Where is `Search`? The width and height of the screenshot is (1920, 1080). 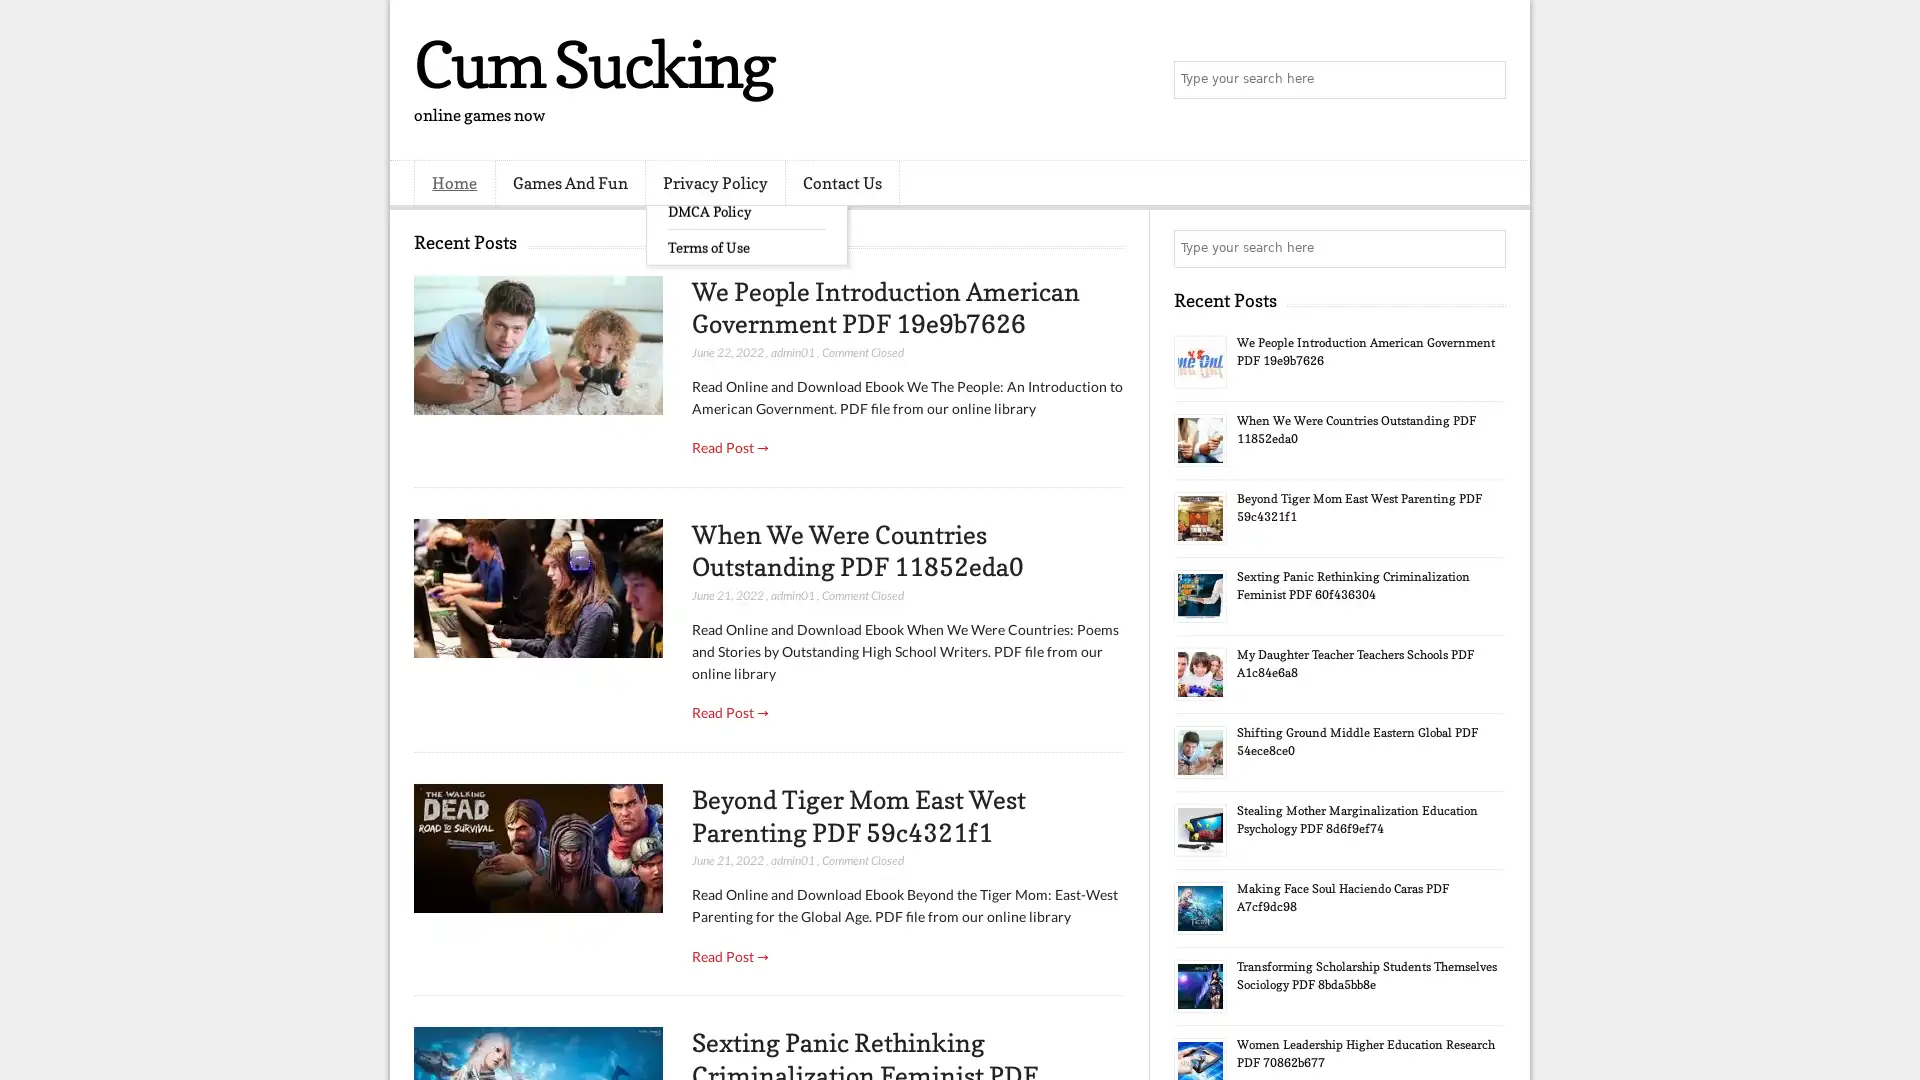 Search is located at coordinates (1485, 80).